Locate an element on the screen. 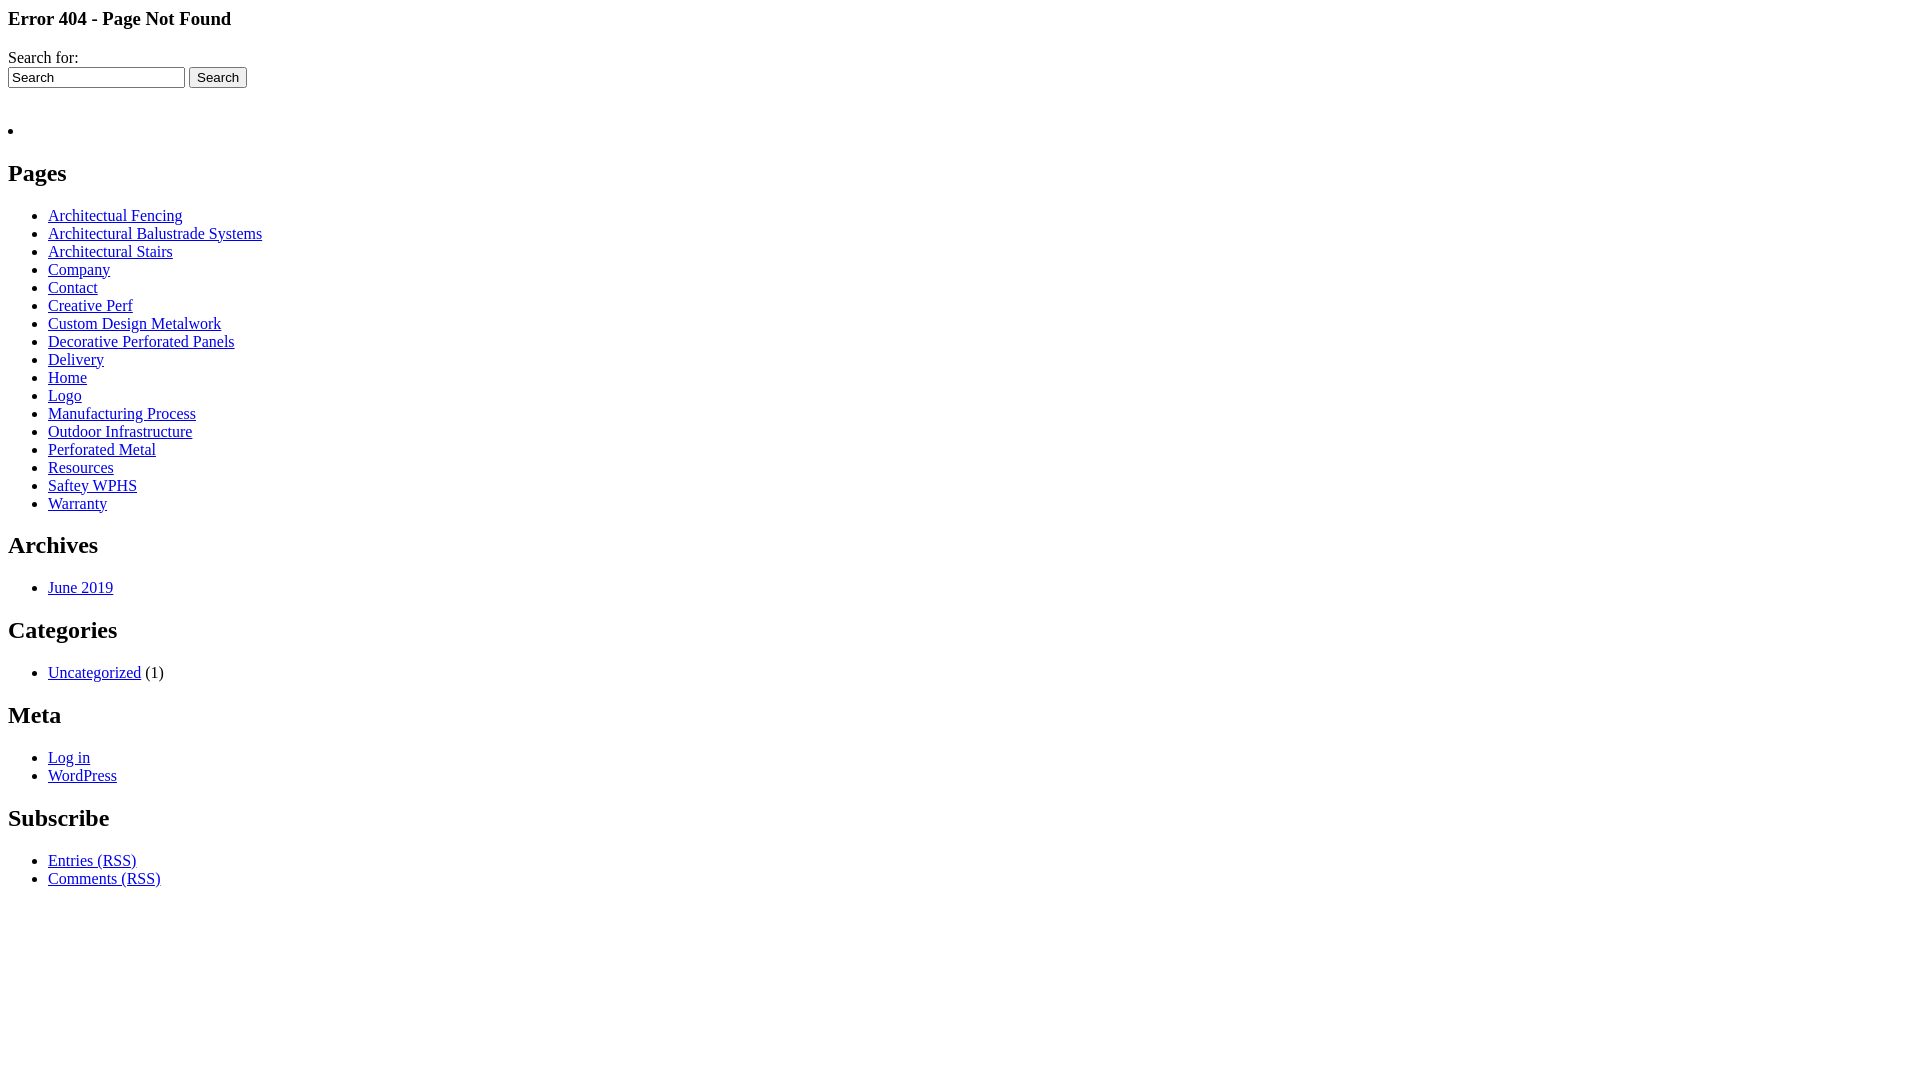 This screenshot has height=1080, width=1920. 'WordPress' is located at coordinates (81, 774).